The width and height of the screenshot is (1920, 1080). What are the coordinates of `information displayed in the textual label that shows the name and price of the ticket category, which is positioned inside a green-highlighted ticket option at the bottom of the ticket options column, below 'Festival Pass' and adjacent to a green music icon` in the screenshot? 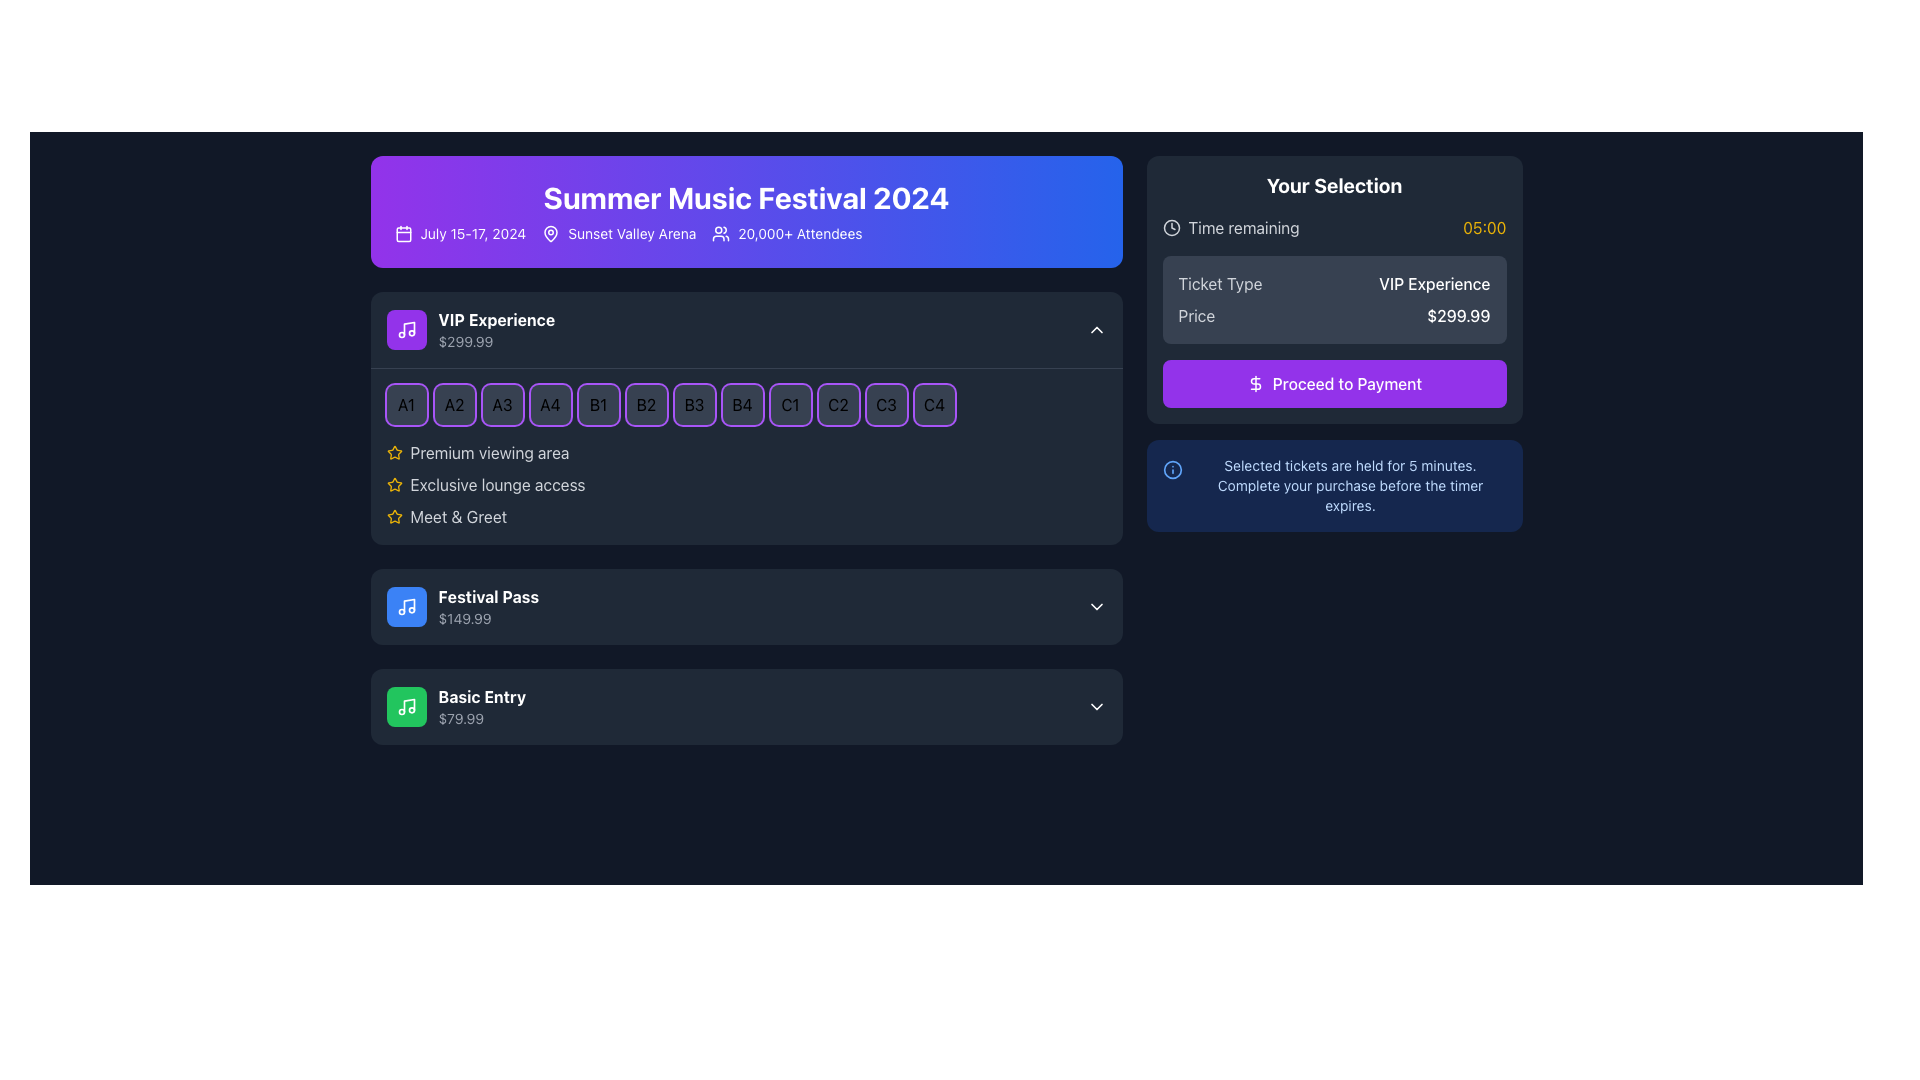 It's located at (482, 705).